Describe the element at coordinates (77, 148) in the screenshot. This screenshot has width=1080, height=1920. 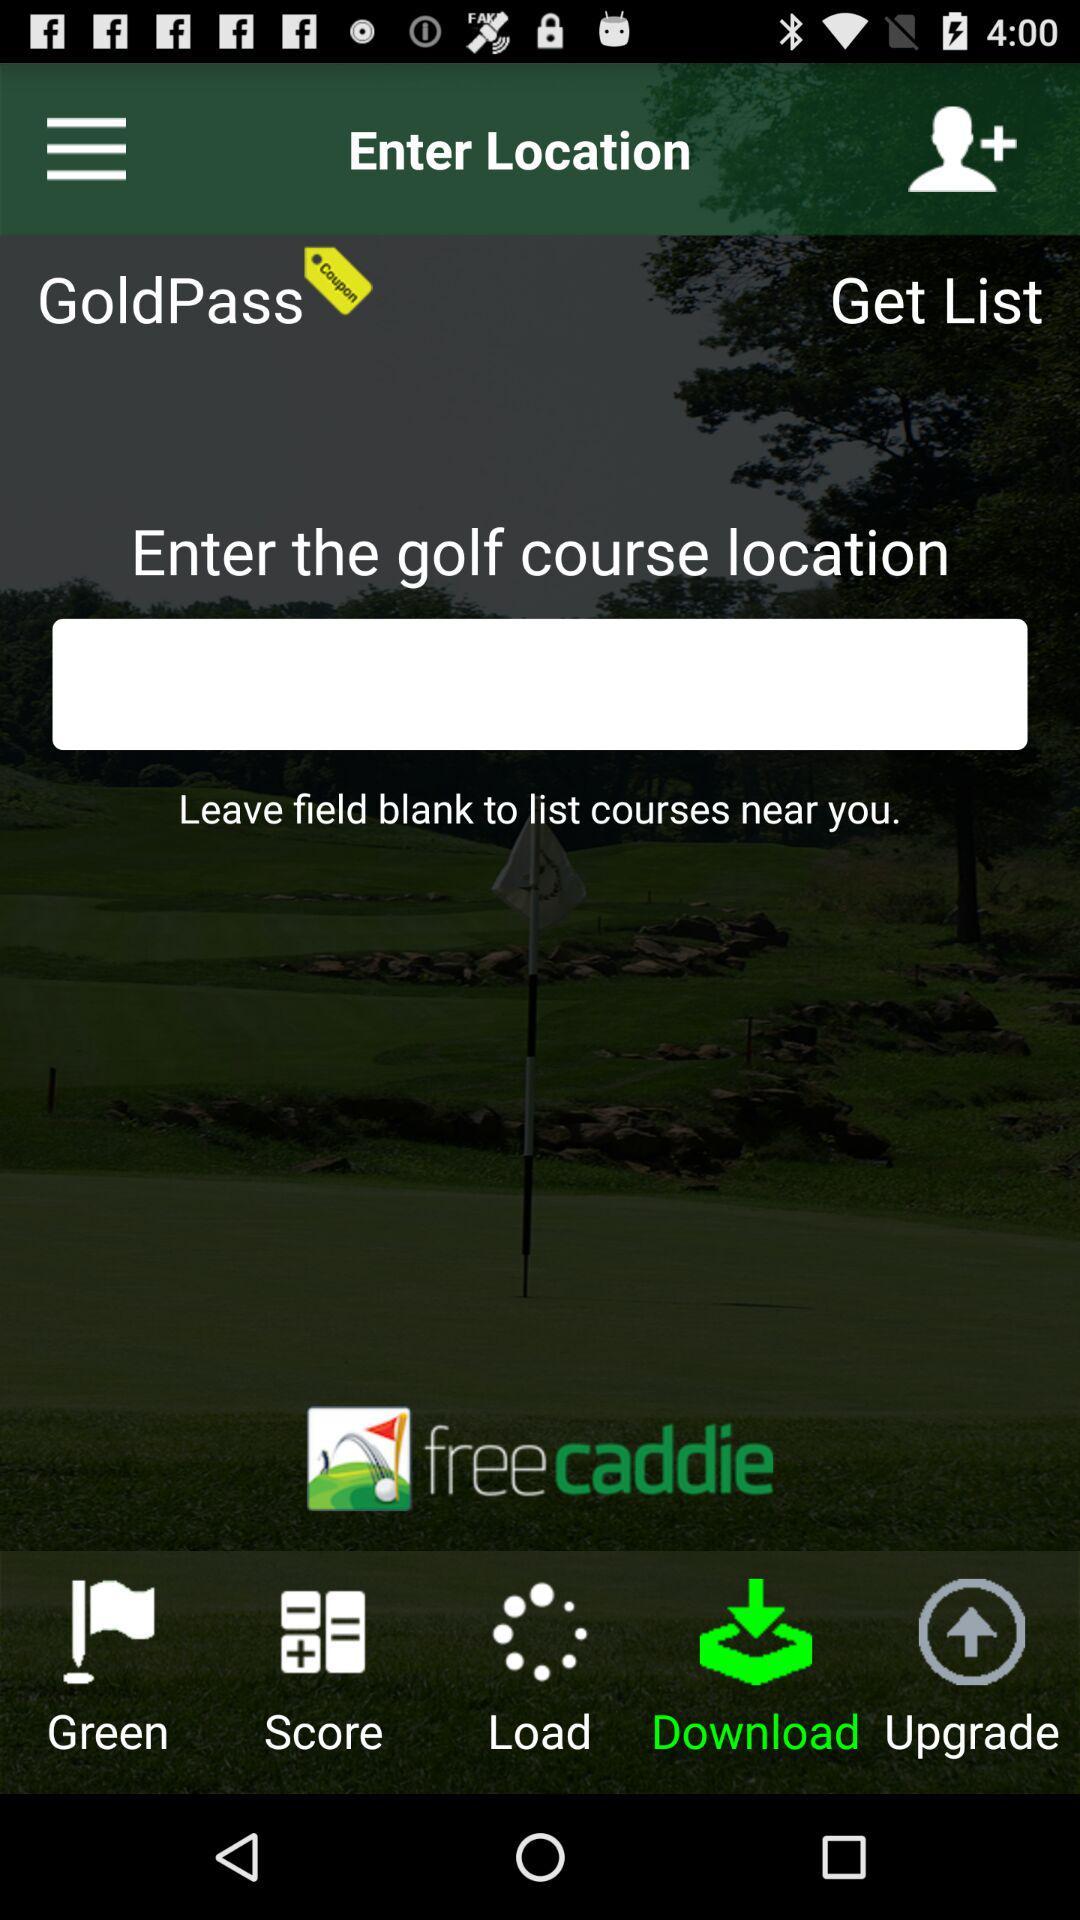
I see `the icon to the left of the enter location item` at that location.